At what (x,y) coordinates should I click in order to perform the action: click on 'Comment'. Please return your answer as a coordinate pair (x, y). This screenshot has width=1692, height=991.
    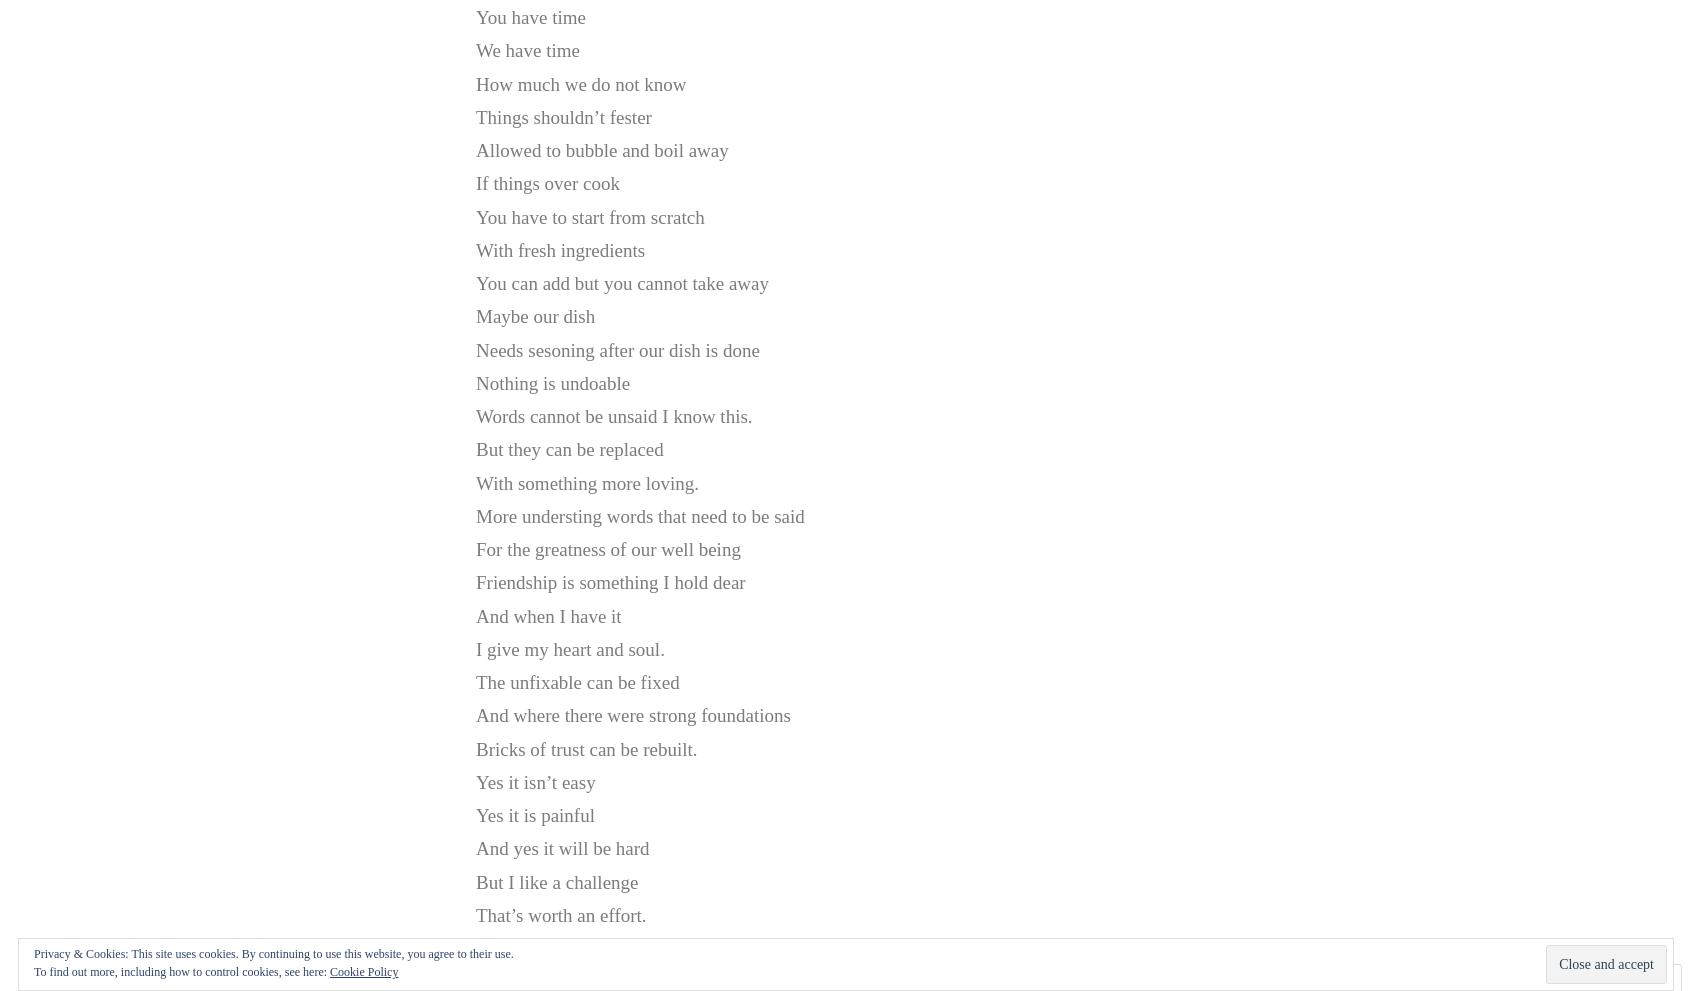
    Looking at the image, I should click on (1510, 981).